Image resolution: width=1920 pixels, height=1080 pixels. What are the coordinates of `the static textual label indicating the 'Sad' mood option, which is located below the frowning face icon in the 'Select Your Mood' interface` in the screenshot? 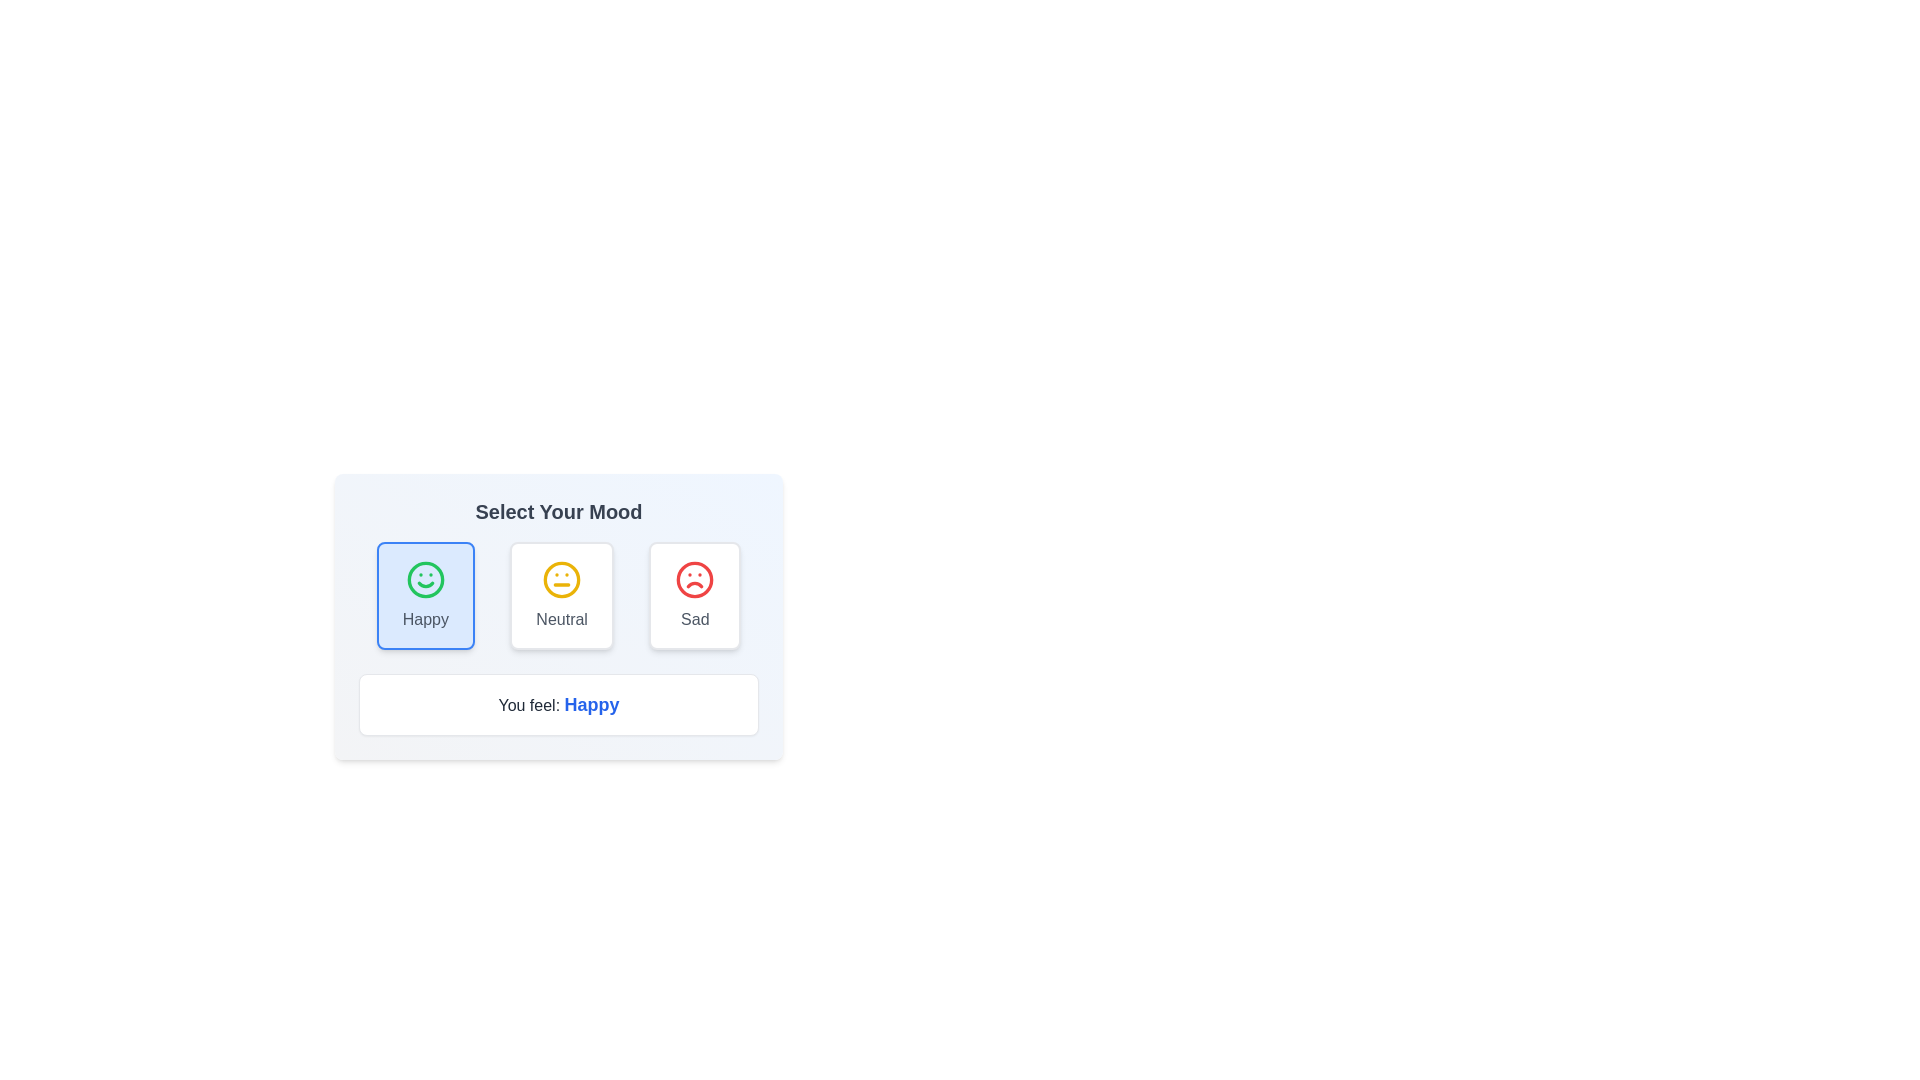 It's located at (695, 619).